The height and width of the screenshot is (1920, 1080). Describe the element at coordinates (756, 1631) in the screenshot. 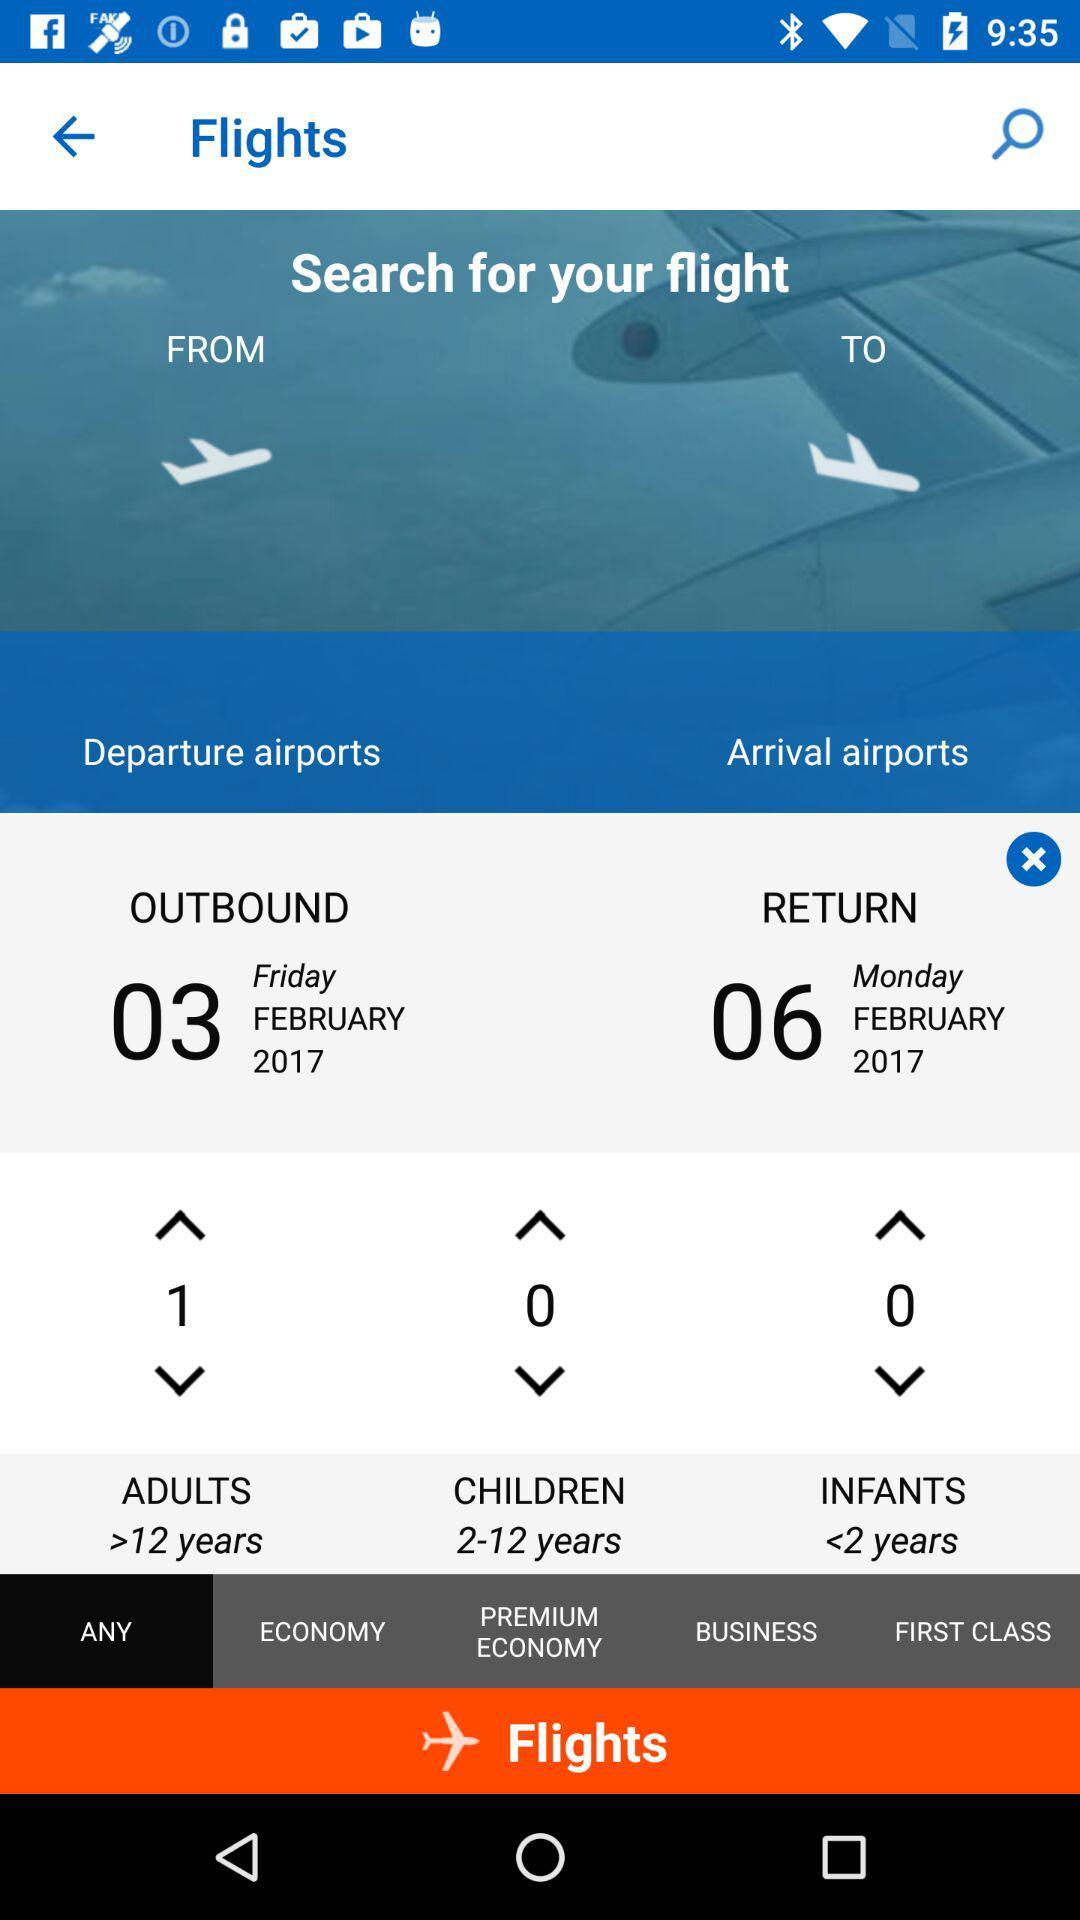

I see `the button which is in between premium economy and first class` at that location.